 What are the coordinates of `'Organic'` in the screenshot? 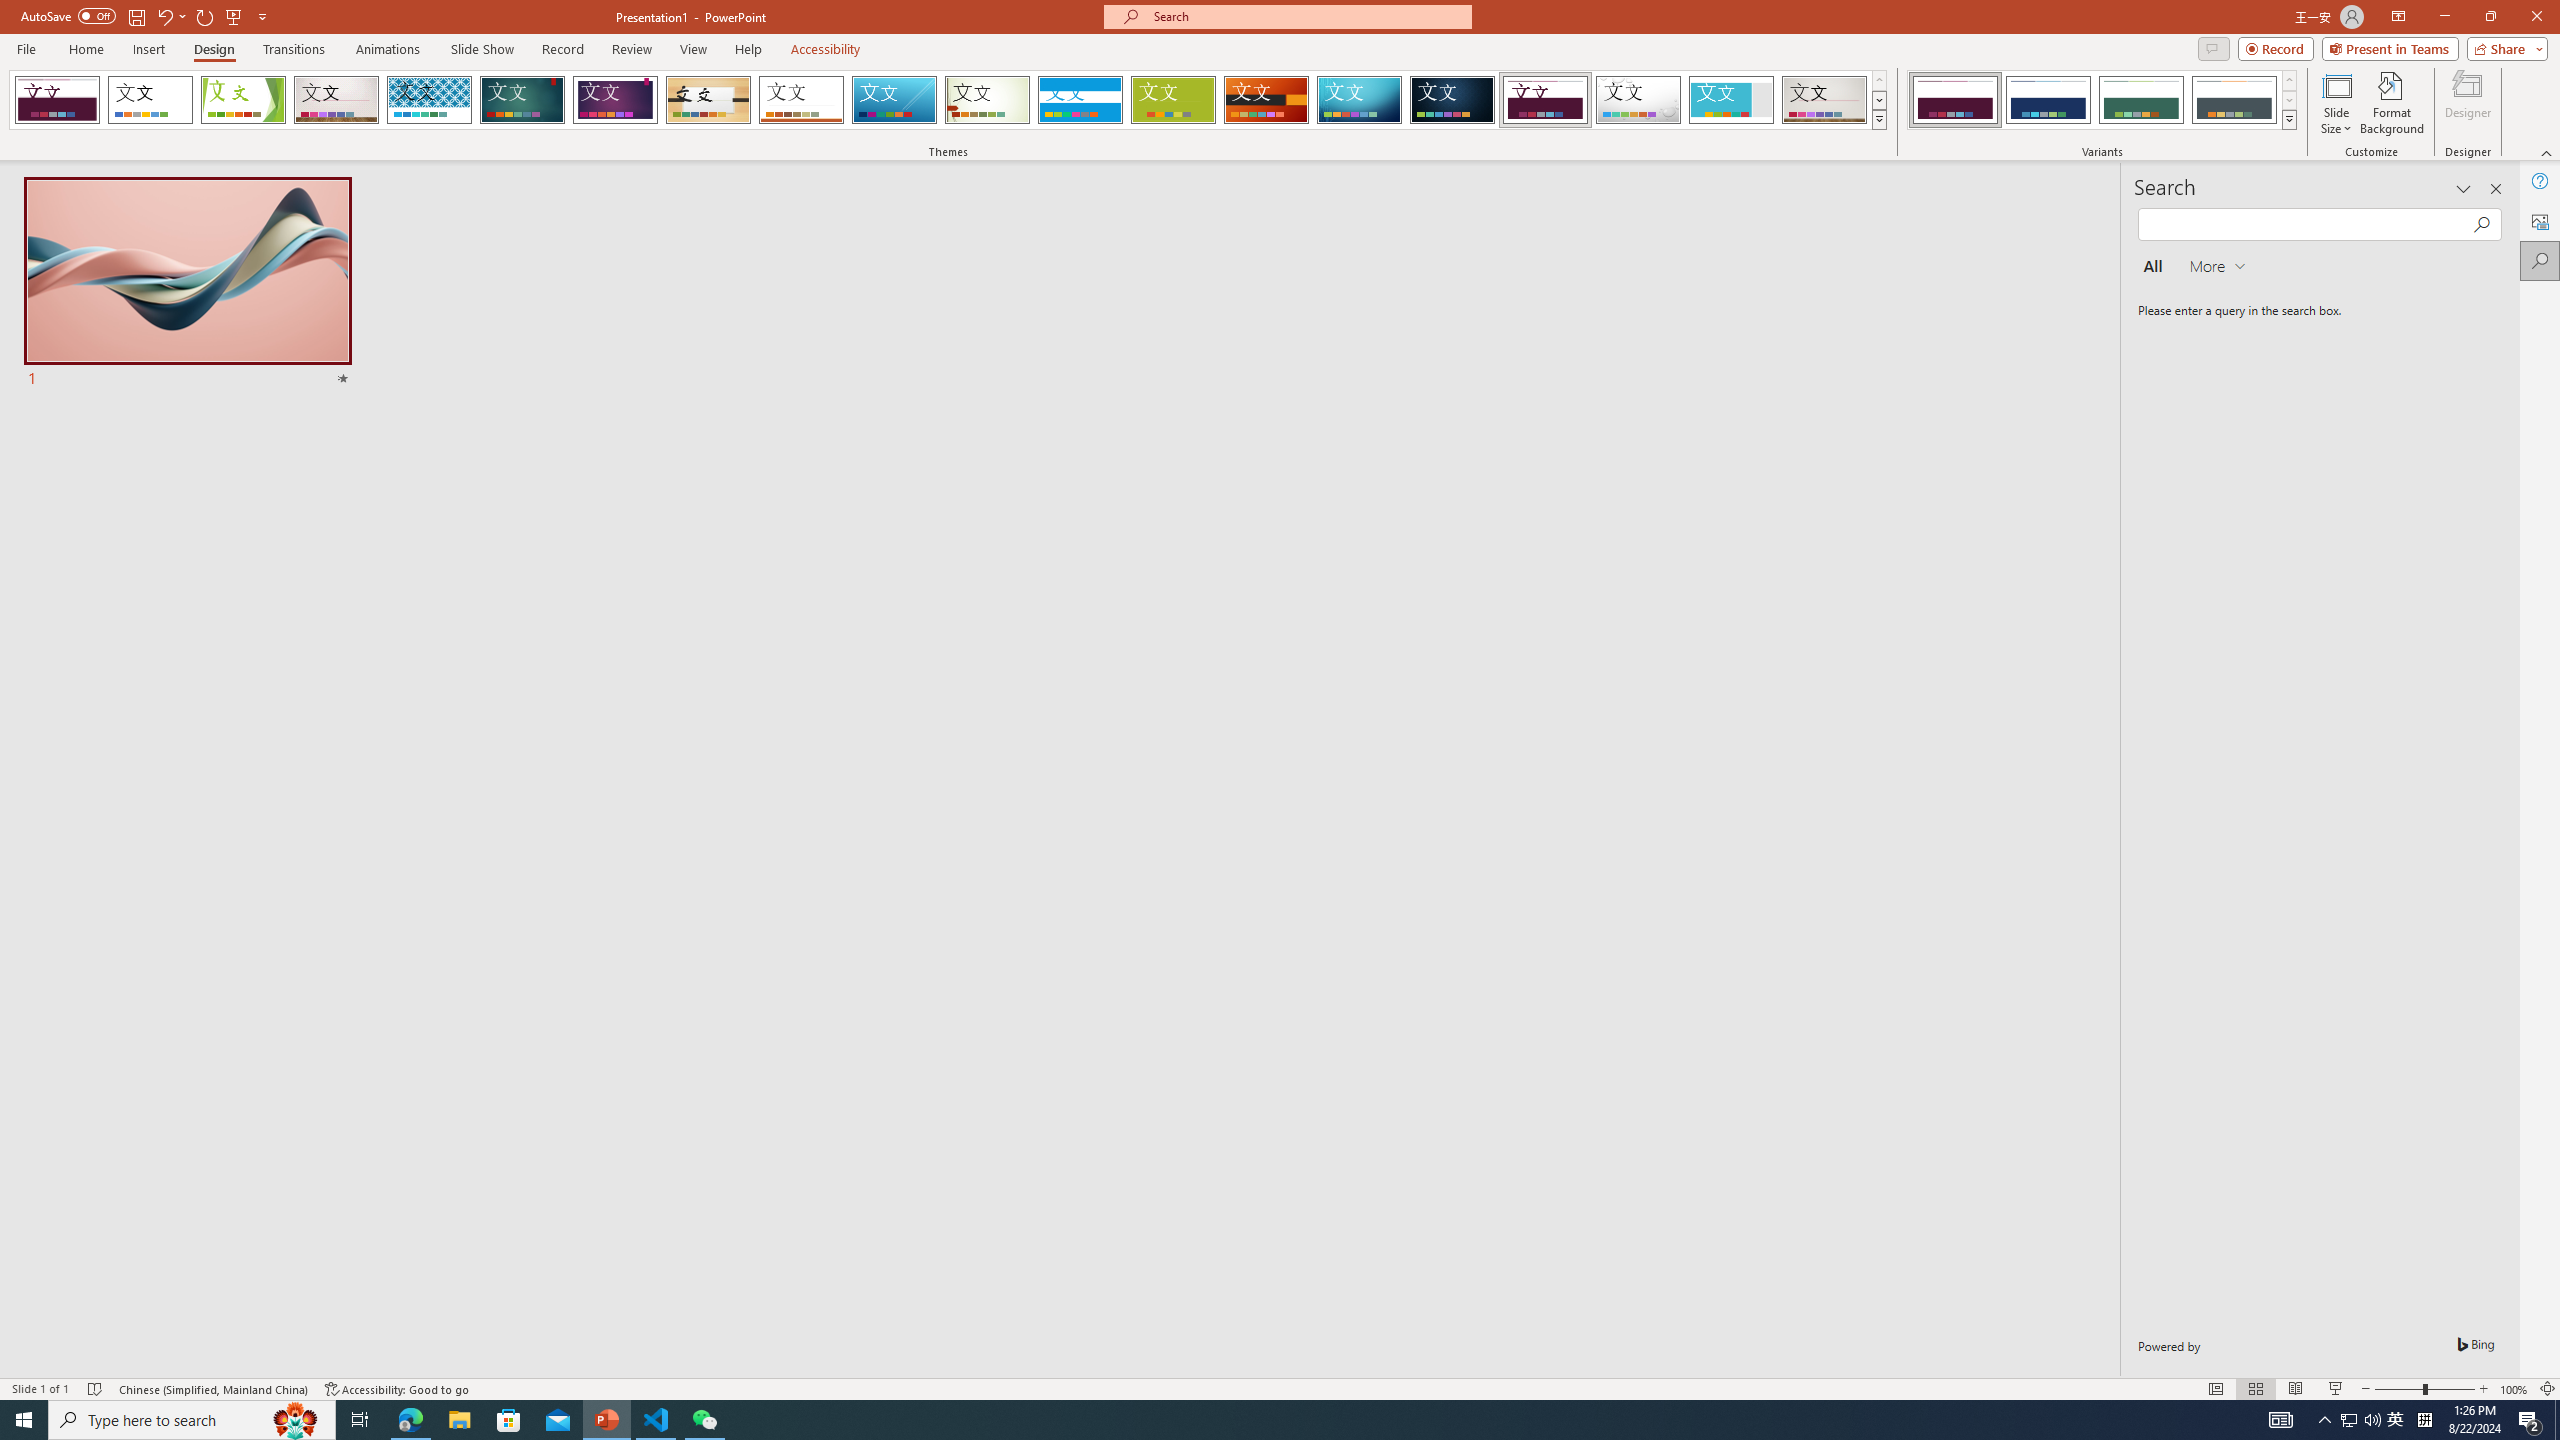 It's located at (709, 99).